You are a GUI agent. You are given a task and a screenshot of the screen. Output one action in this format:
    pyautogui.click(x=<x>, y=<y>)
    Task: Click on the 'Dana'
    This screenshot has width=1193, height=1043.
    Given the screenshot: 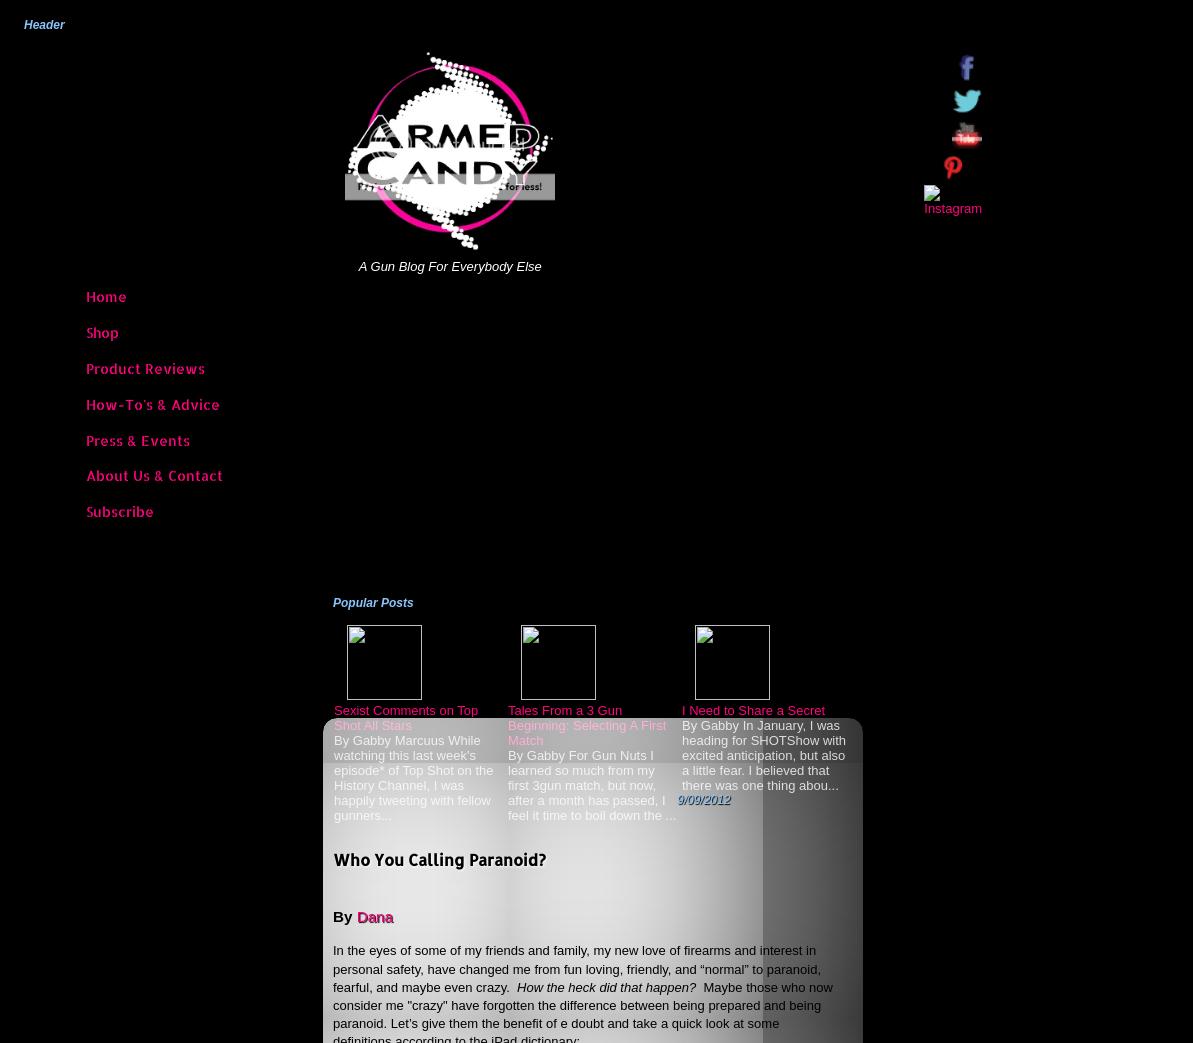 What is the action you would take?
    pyautogui.click(x=374, y=914)
    